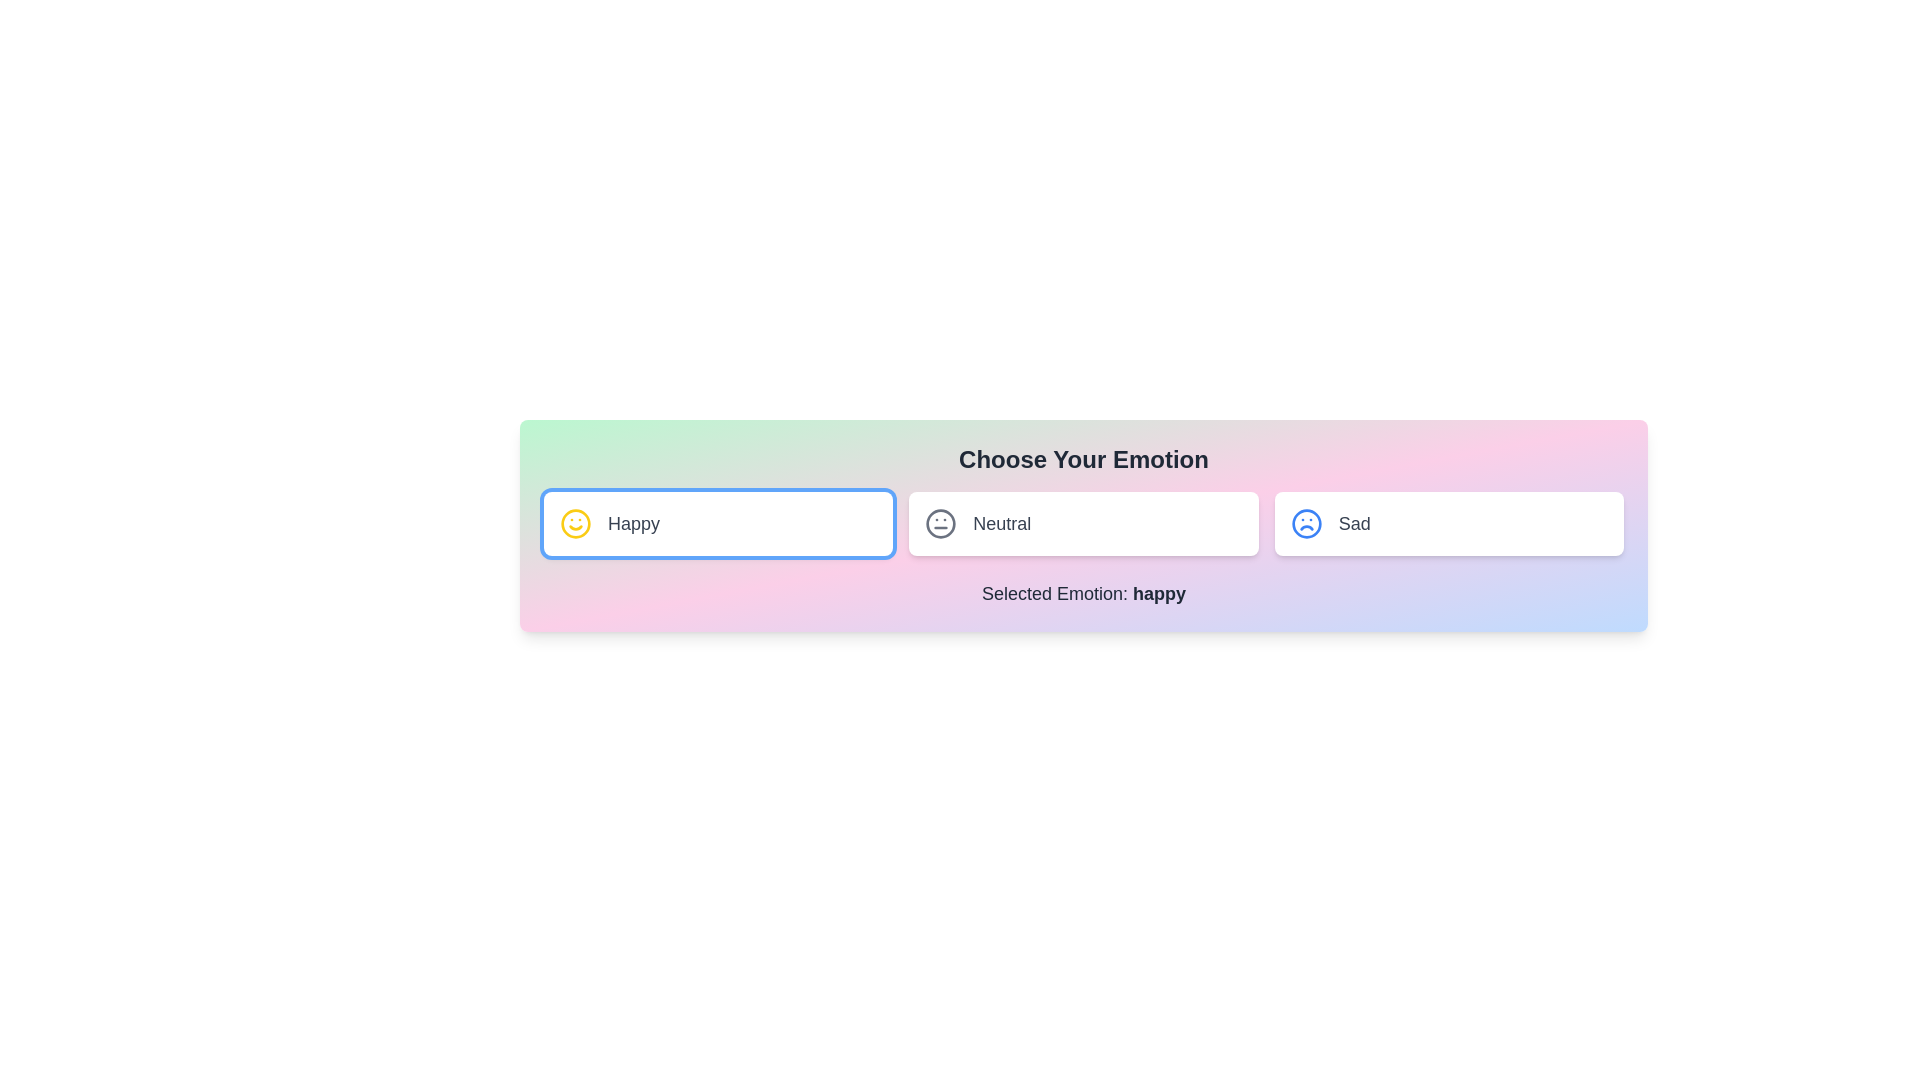  Describe the element at coordinates (1449, 523) in the screenshot. I see `the 'Sad' emotion button` at that location.